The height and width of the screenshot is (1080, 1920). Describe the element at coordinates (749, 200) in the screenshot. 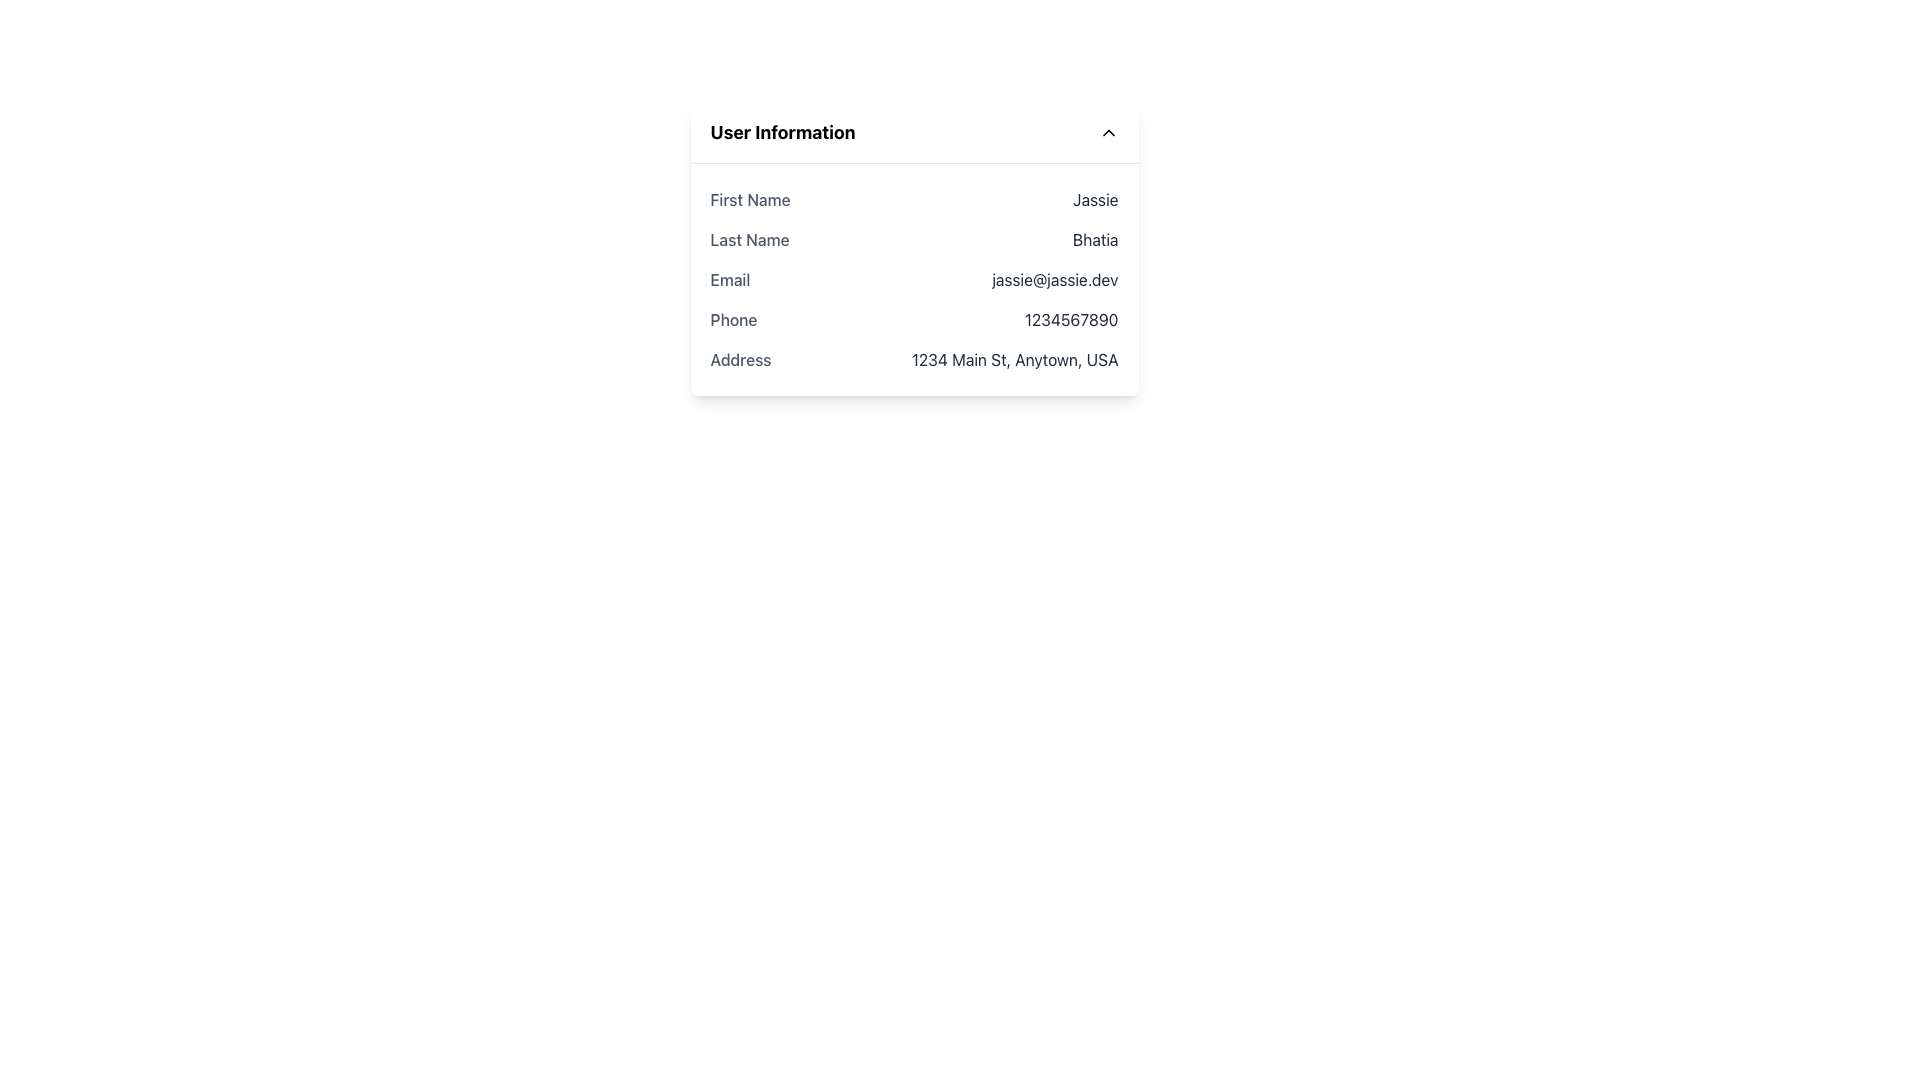

I see `the static text element labeled 'First Name' which is styled in gray and is part of the 'User Information' section, positioned above 'Last Name'` at that location.